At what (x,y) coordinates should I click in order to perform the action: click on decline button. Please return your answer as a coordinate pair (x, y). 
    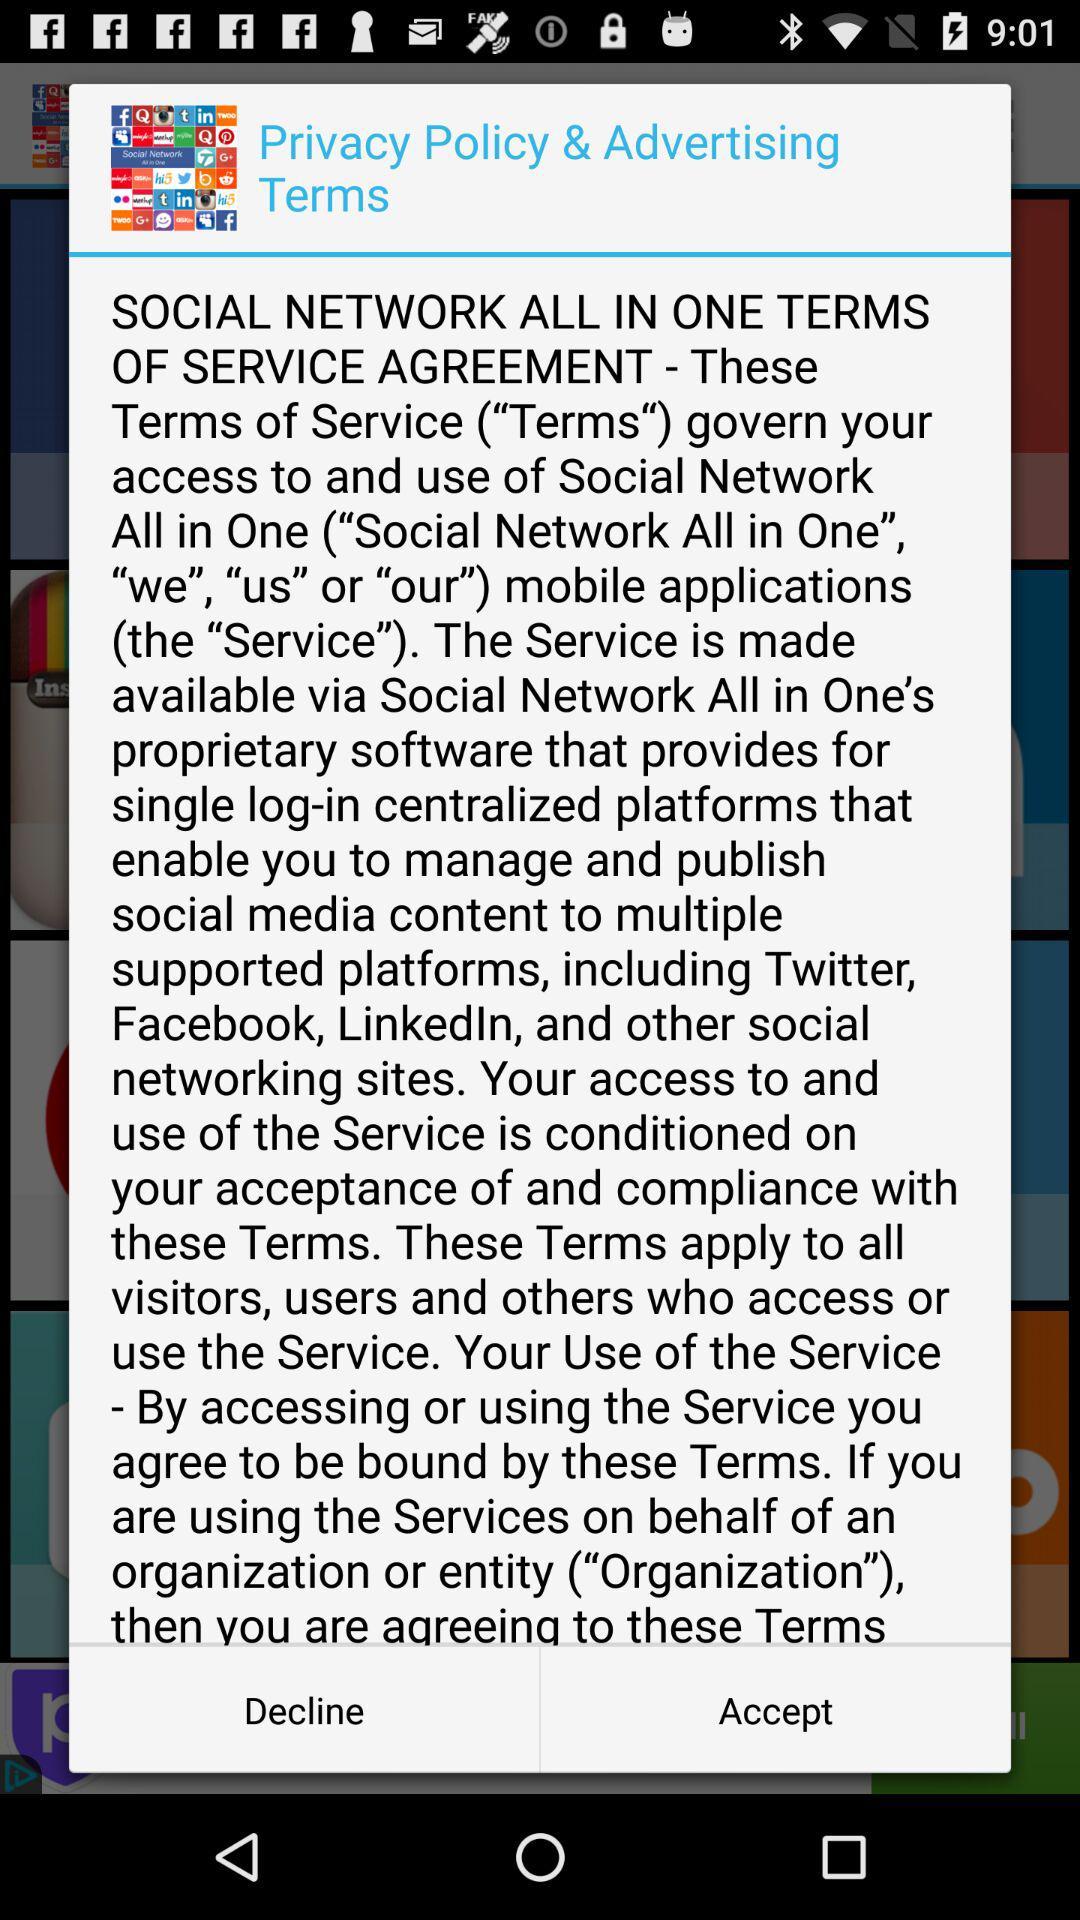
    Looking at the image, I should click on (304, 1708).